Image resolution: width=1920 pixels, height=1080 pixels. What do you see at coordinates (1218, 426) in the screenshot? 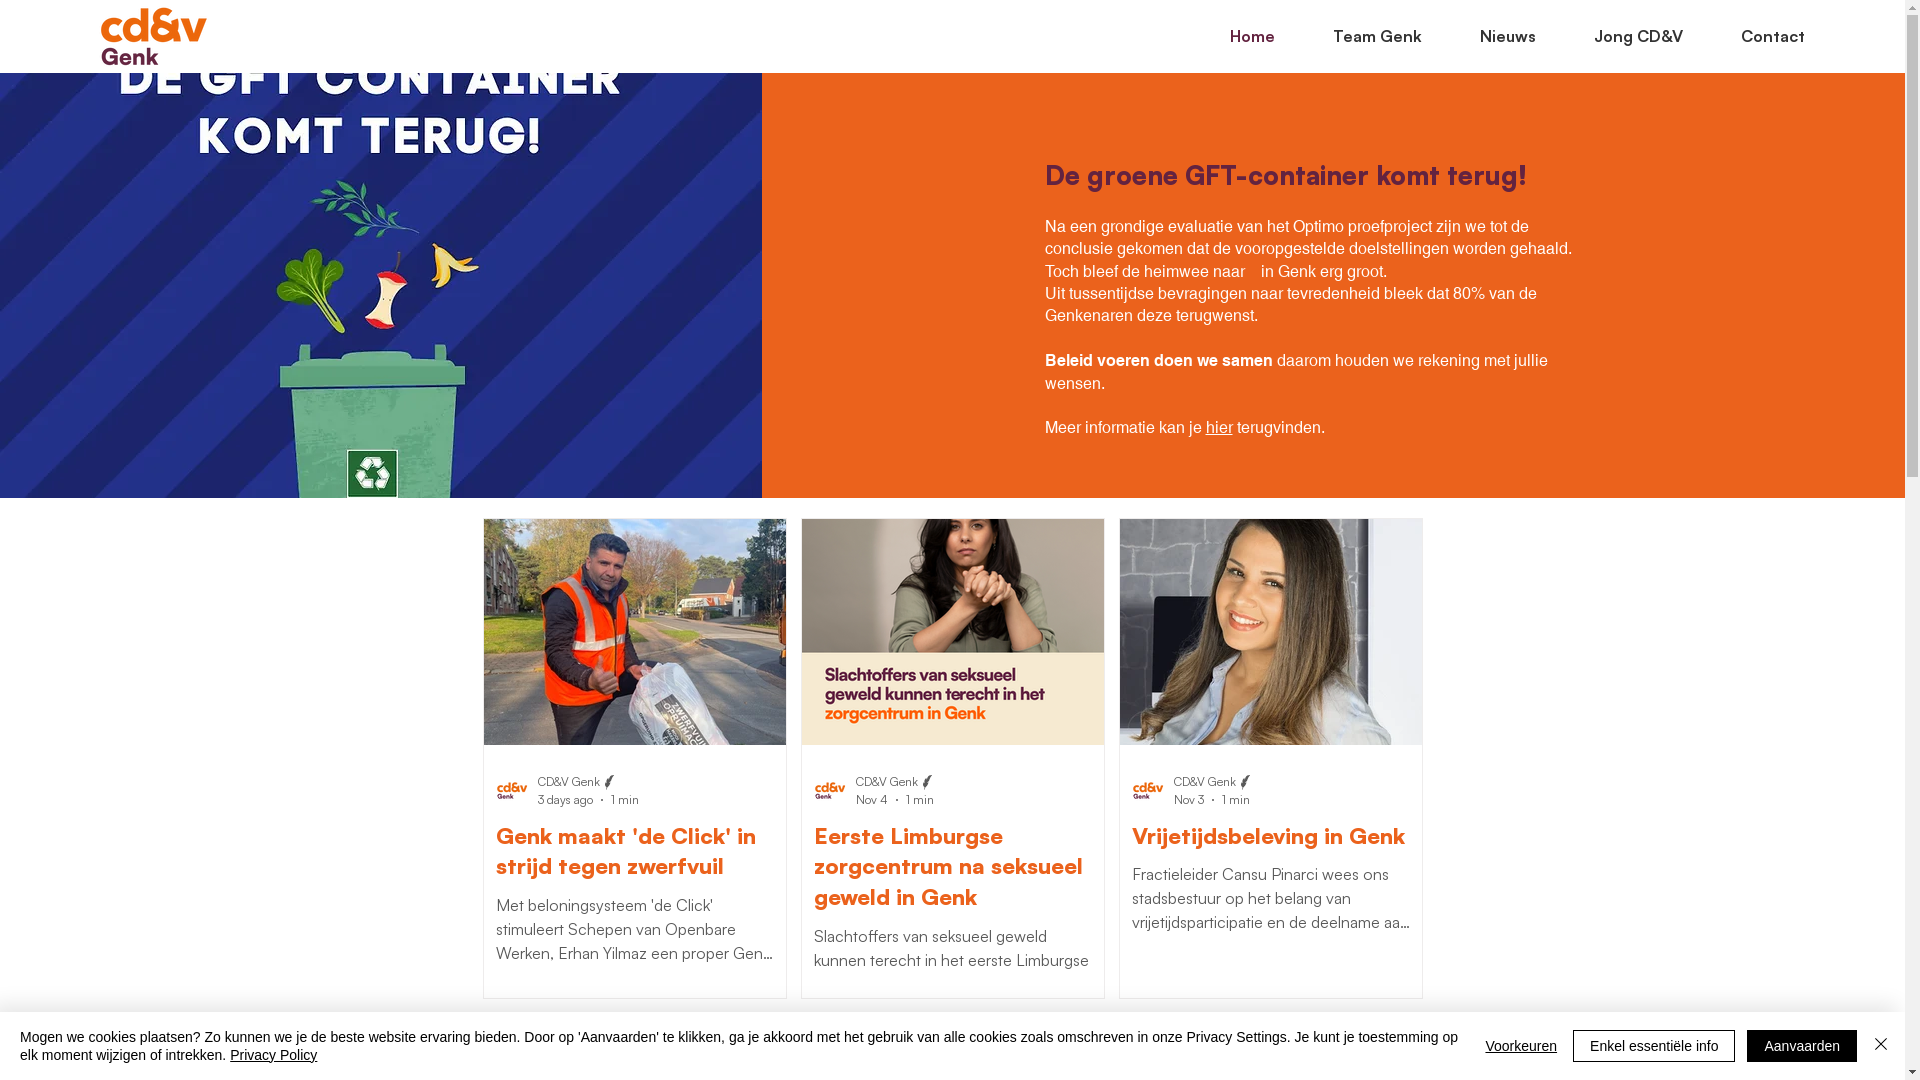
I see `'hier'` at bounding box center [1218, 426].